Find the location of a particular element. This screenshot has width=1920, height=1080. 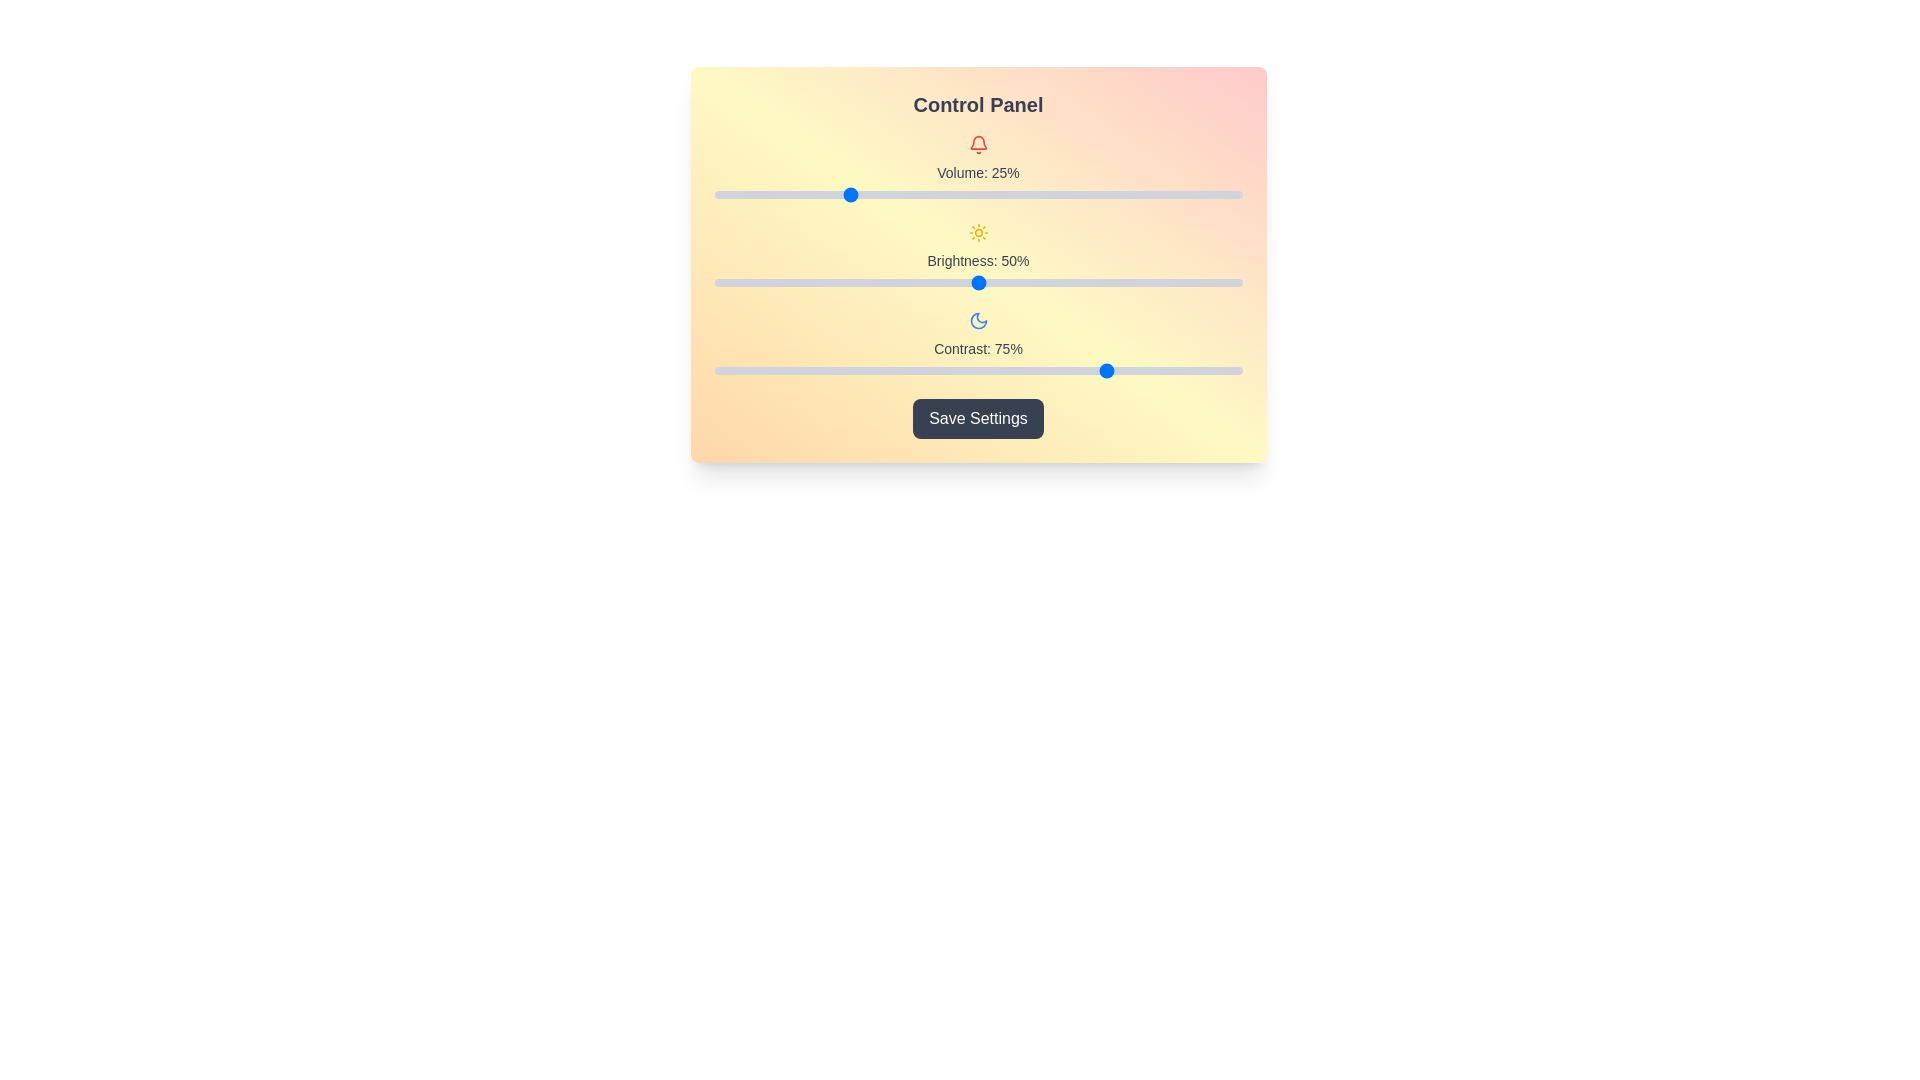

the text label displaying 'Brightness: 50%' which is styled in grayish color and positioned in the brightness control section is located at coordinates (978, 260).